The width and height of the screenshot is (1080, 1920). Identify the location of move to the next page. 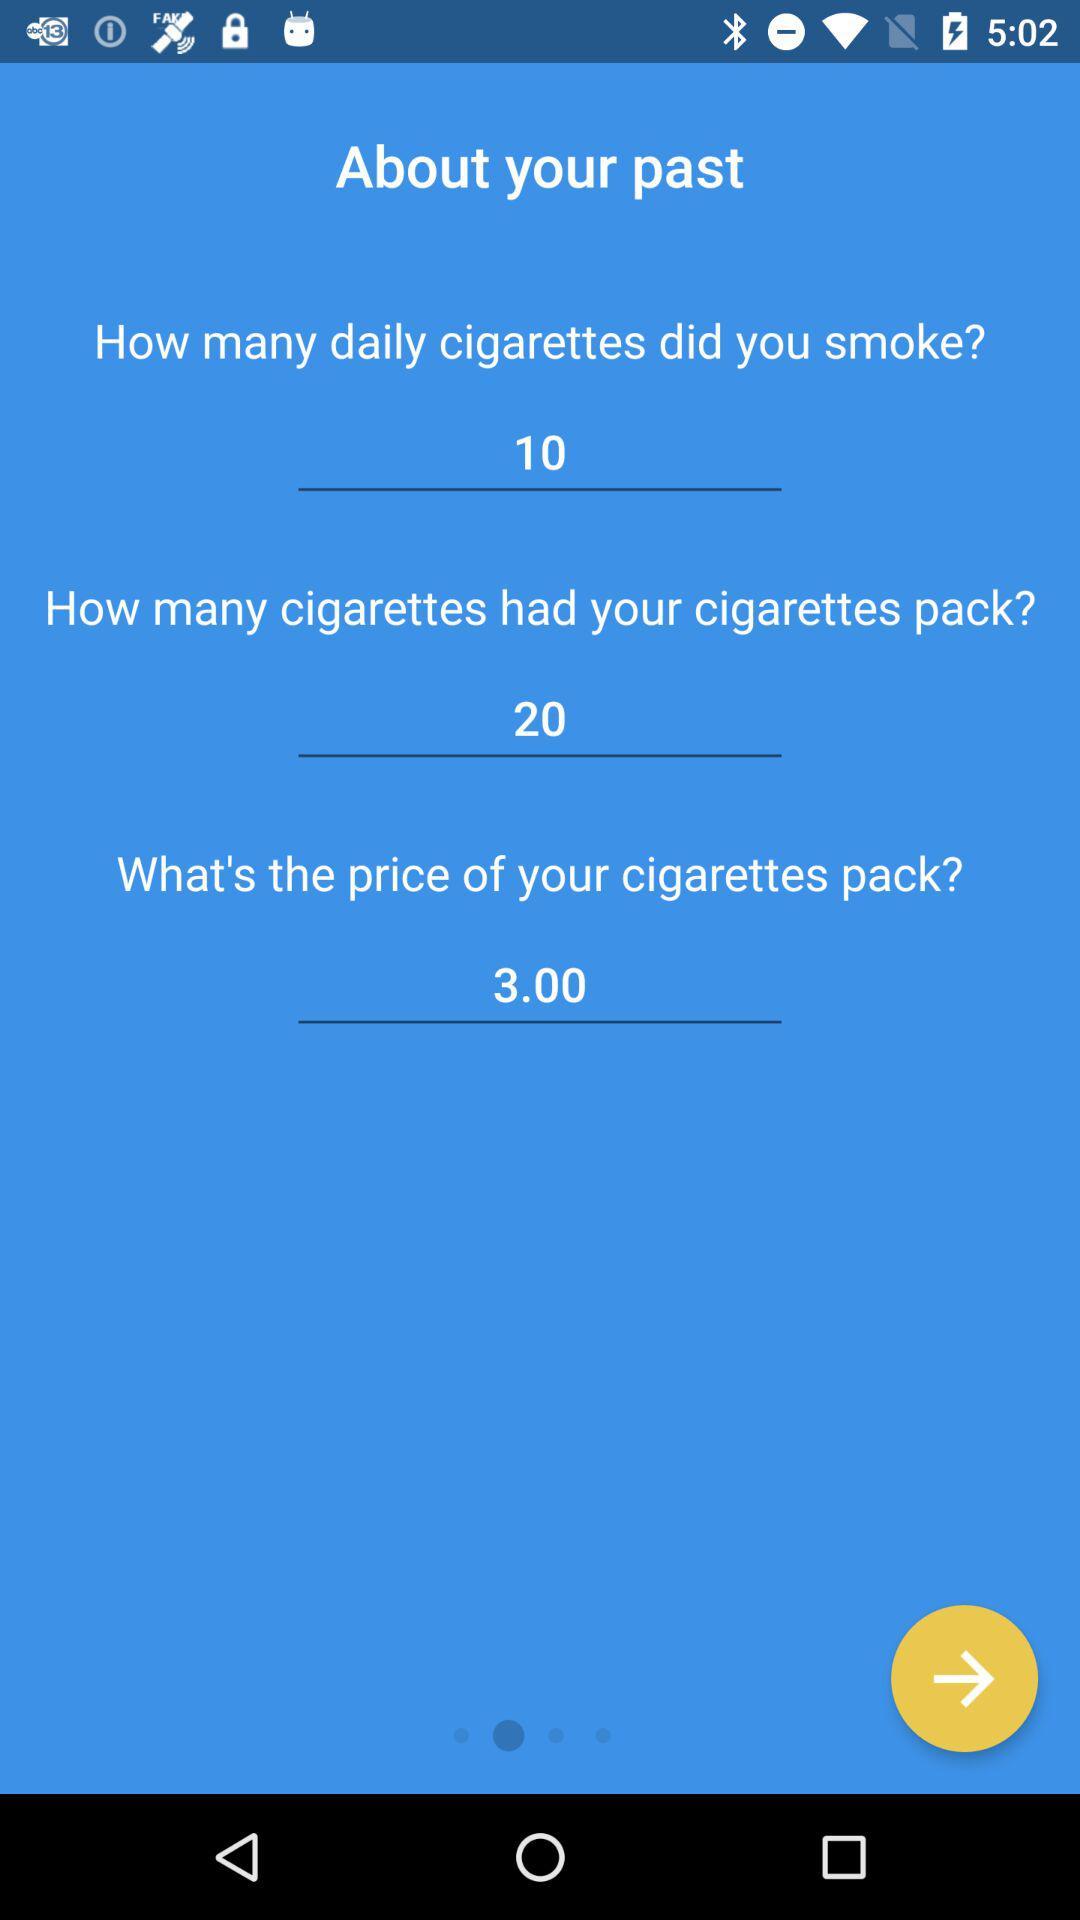
(963, 1678).